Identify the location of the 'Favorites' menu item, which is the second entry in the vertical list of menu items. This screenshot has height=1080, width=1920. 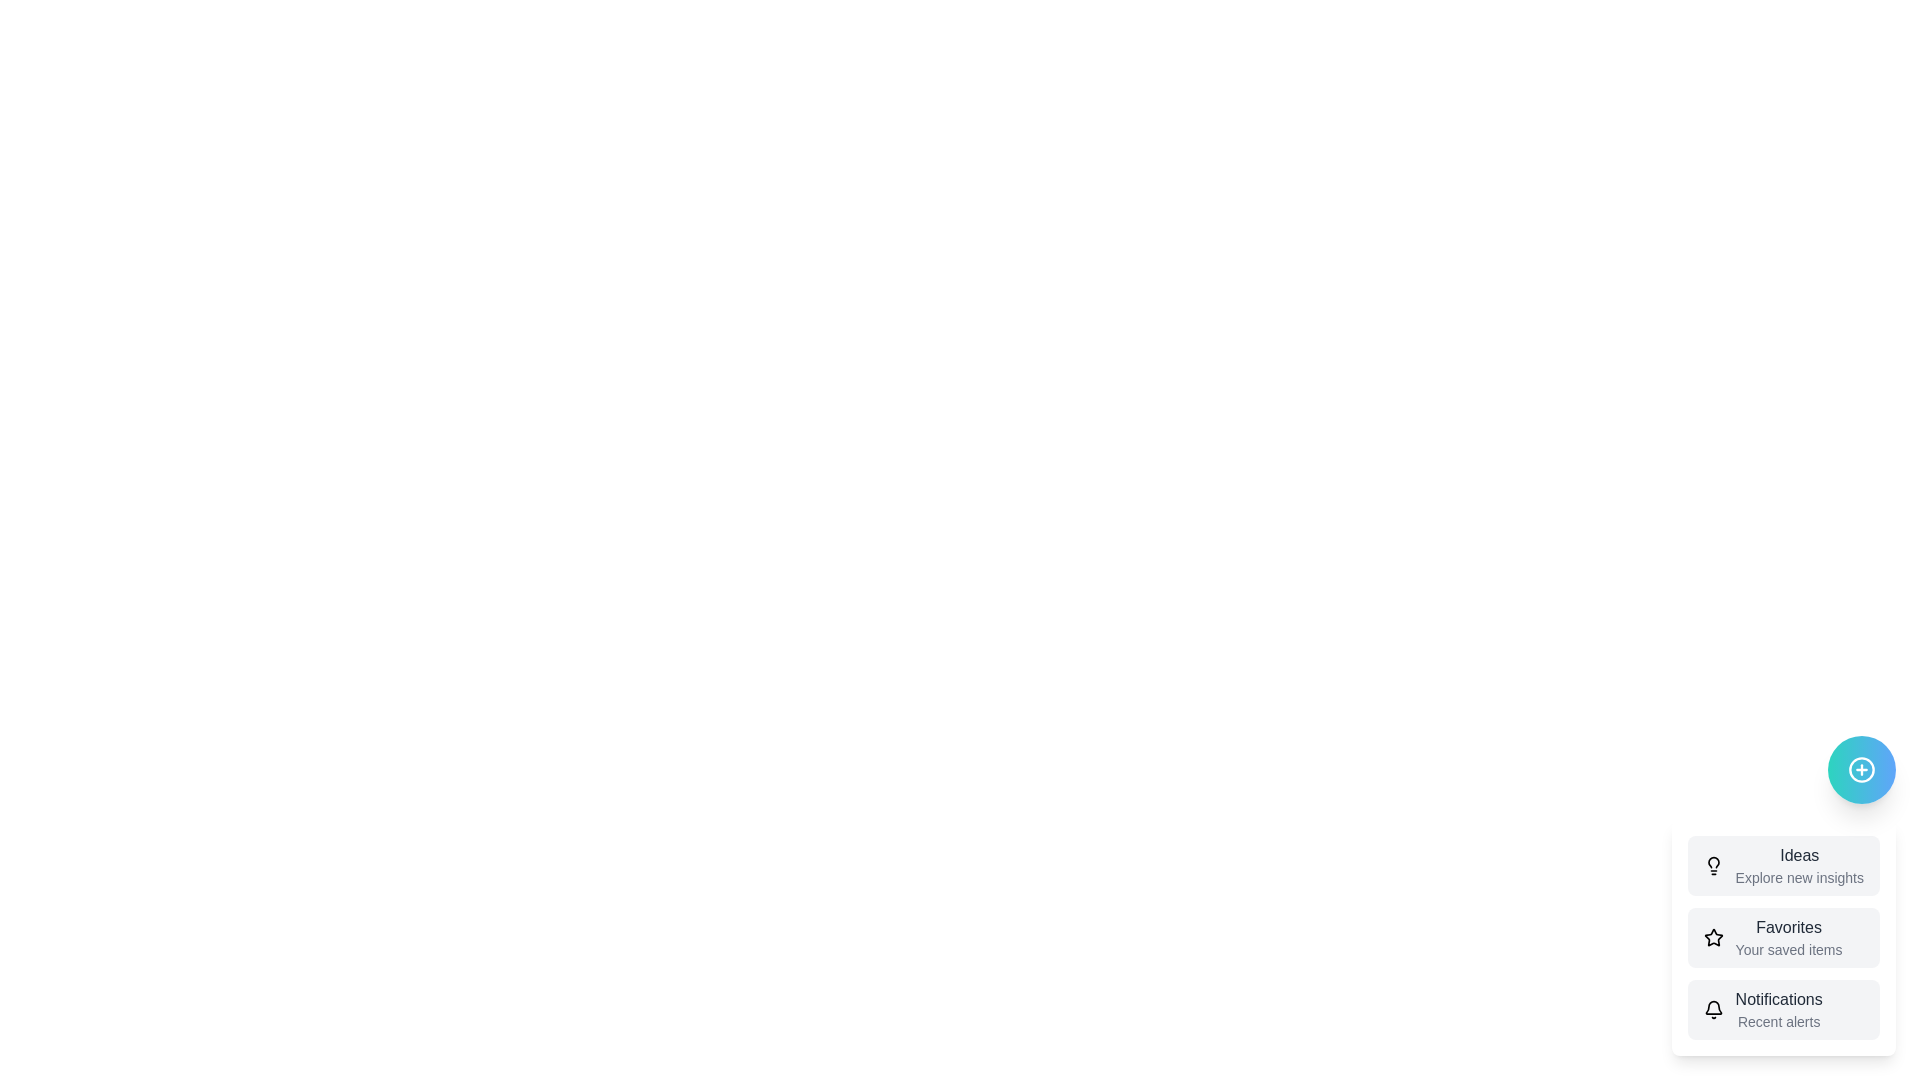
(1789, 937).